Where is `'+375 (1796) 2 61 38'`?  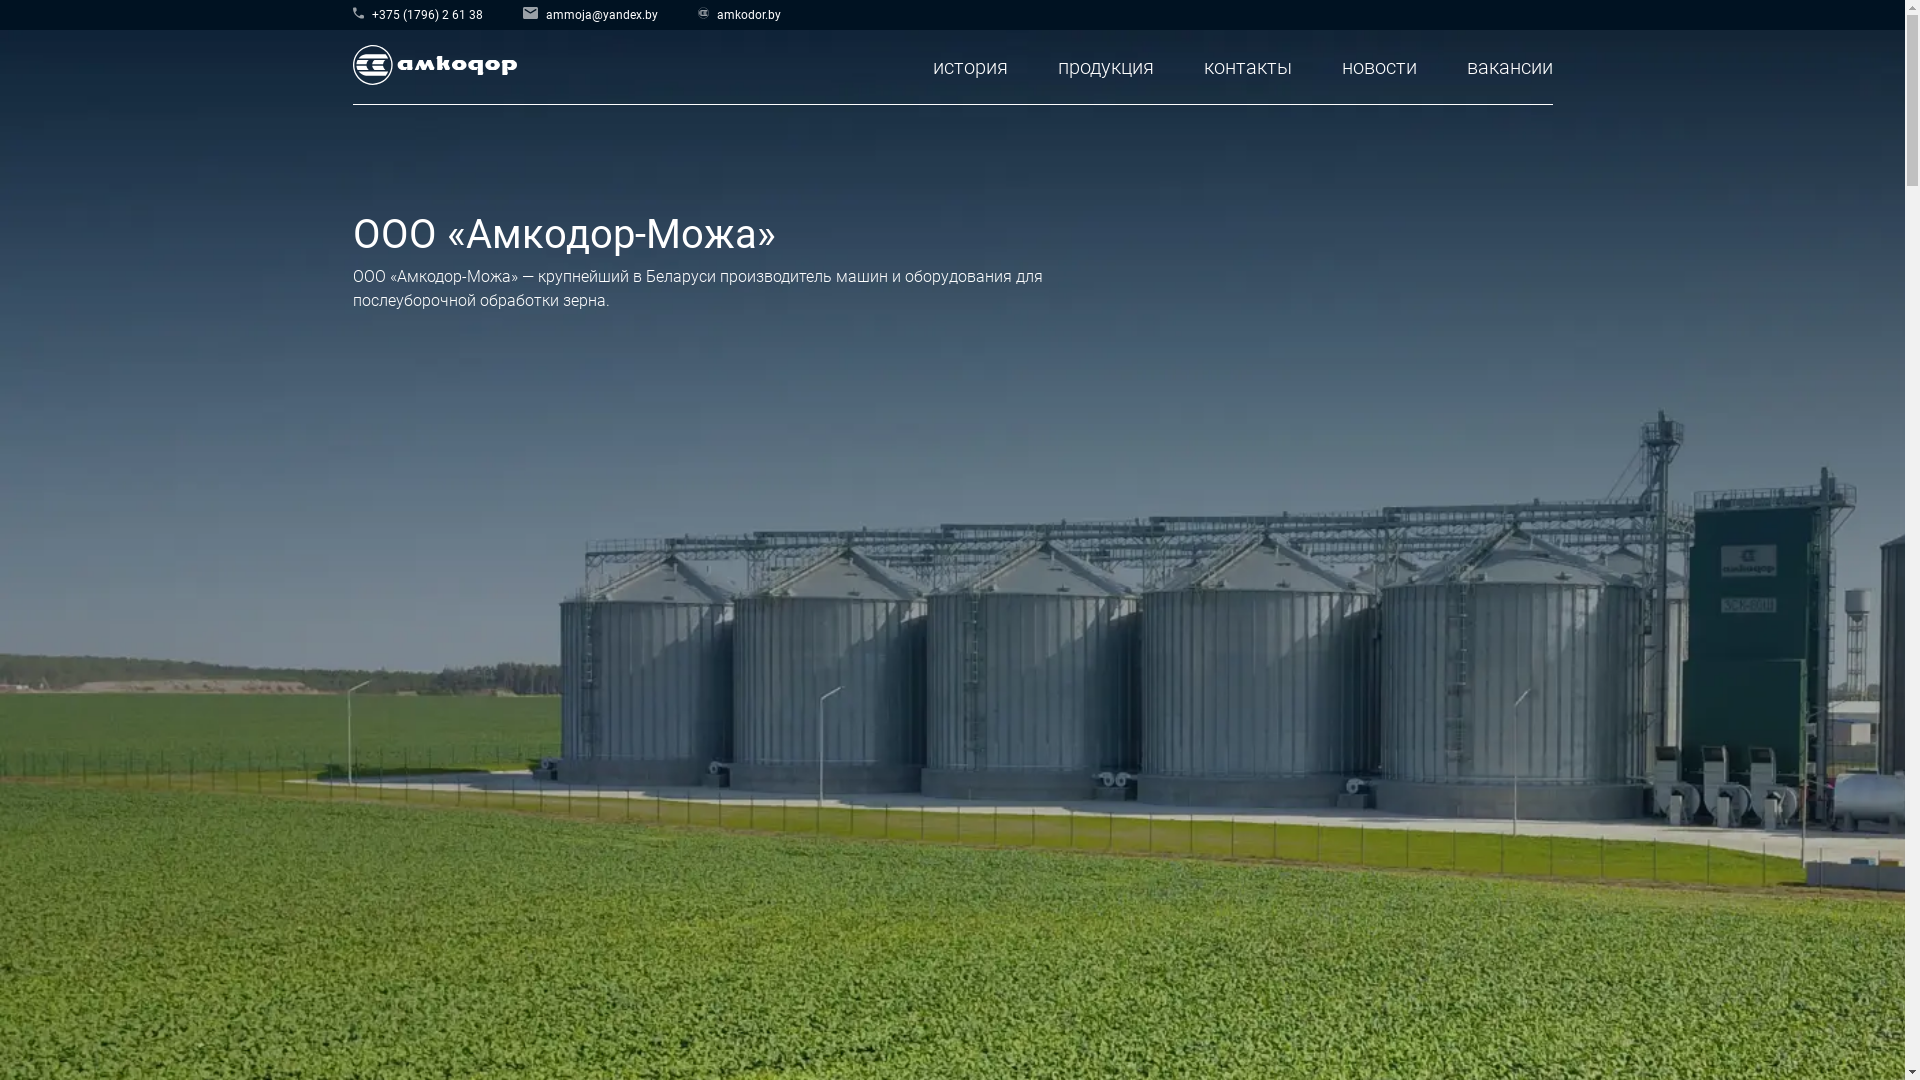 '+375 (1796) 2 61 38' is located at coordinates (416, 11).